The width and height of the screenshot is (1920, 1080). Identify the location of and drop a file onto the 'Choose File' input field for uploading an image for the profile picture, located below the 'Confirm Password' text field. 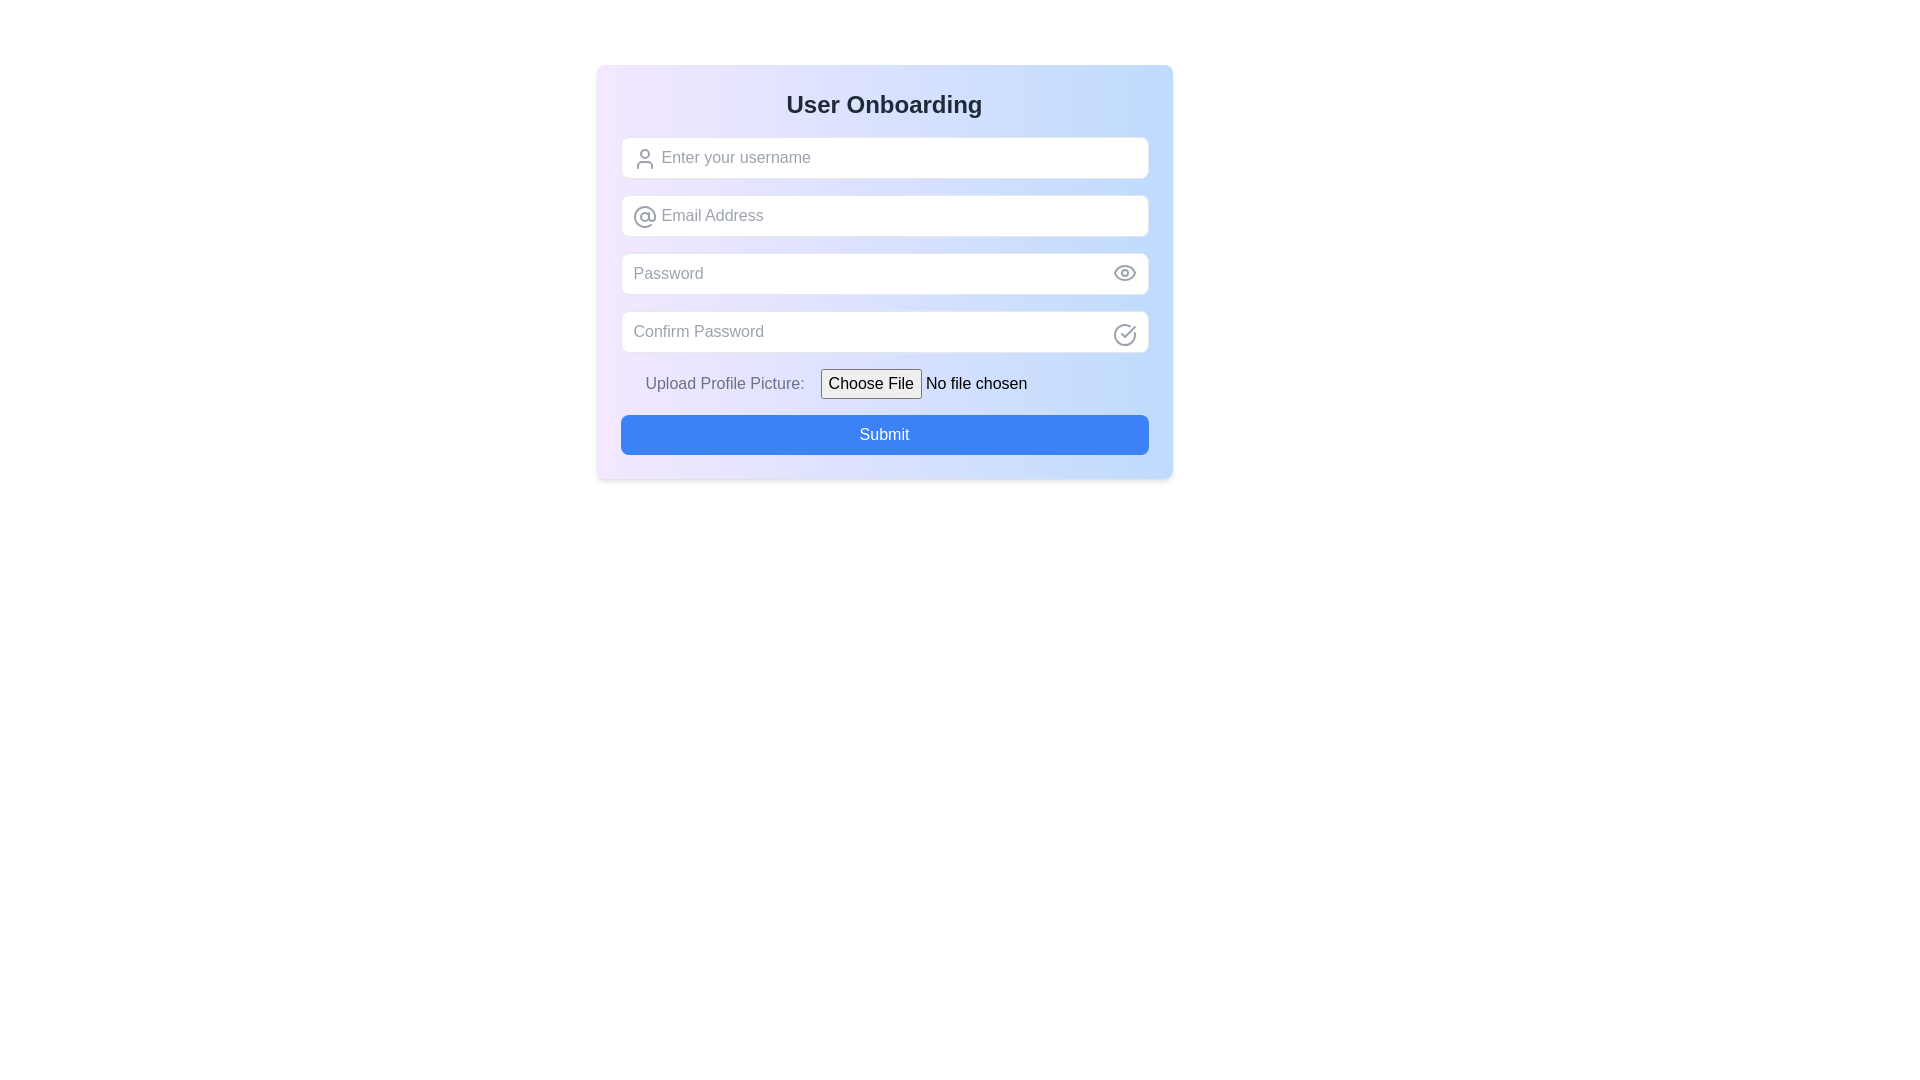
(972, 384).